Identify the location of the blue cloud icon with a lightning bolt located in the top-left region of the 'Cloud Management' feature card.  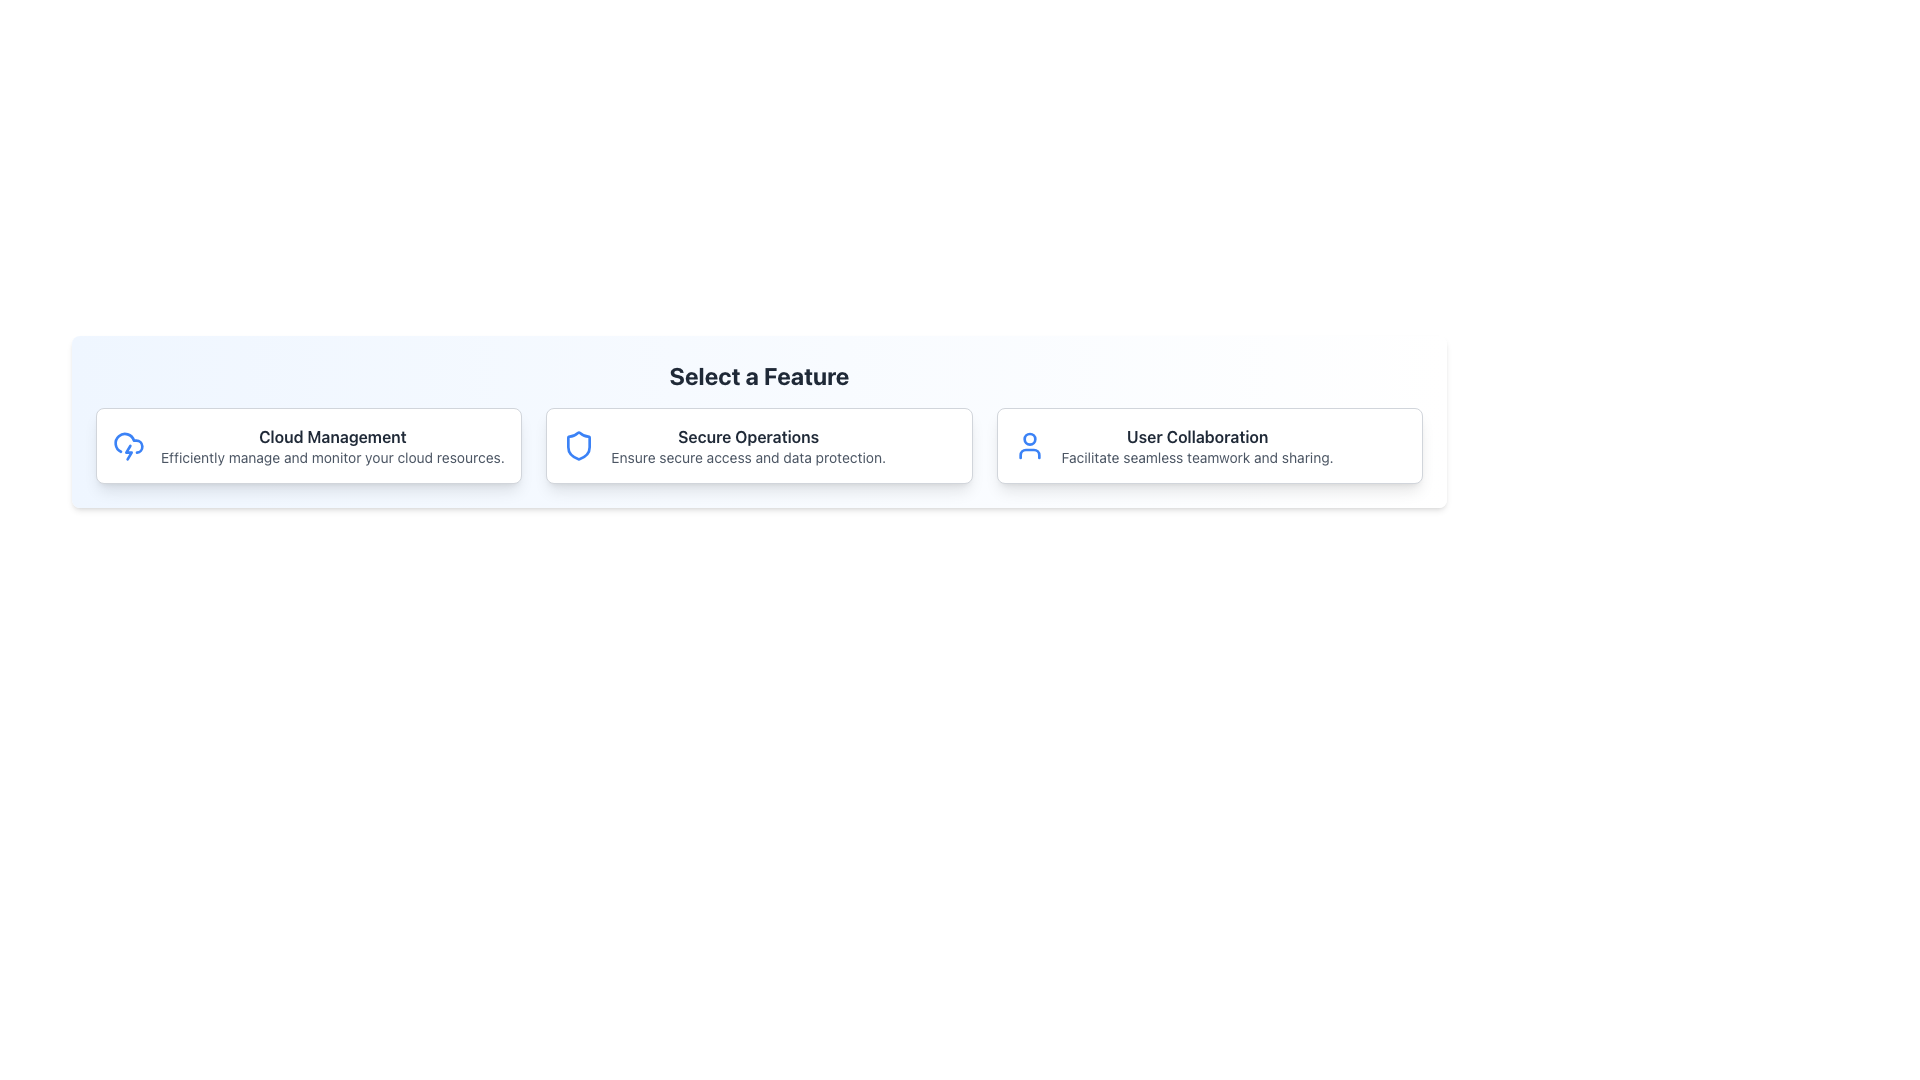
(128, 443).